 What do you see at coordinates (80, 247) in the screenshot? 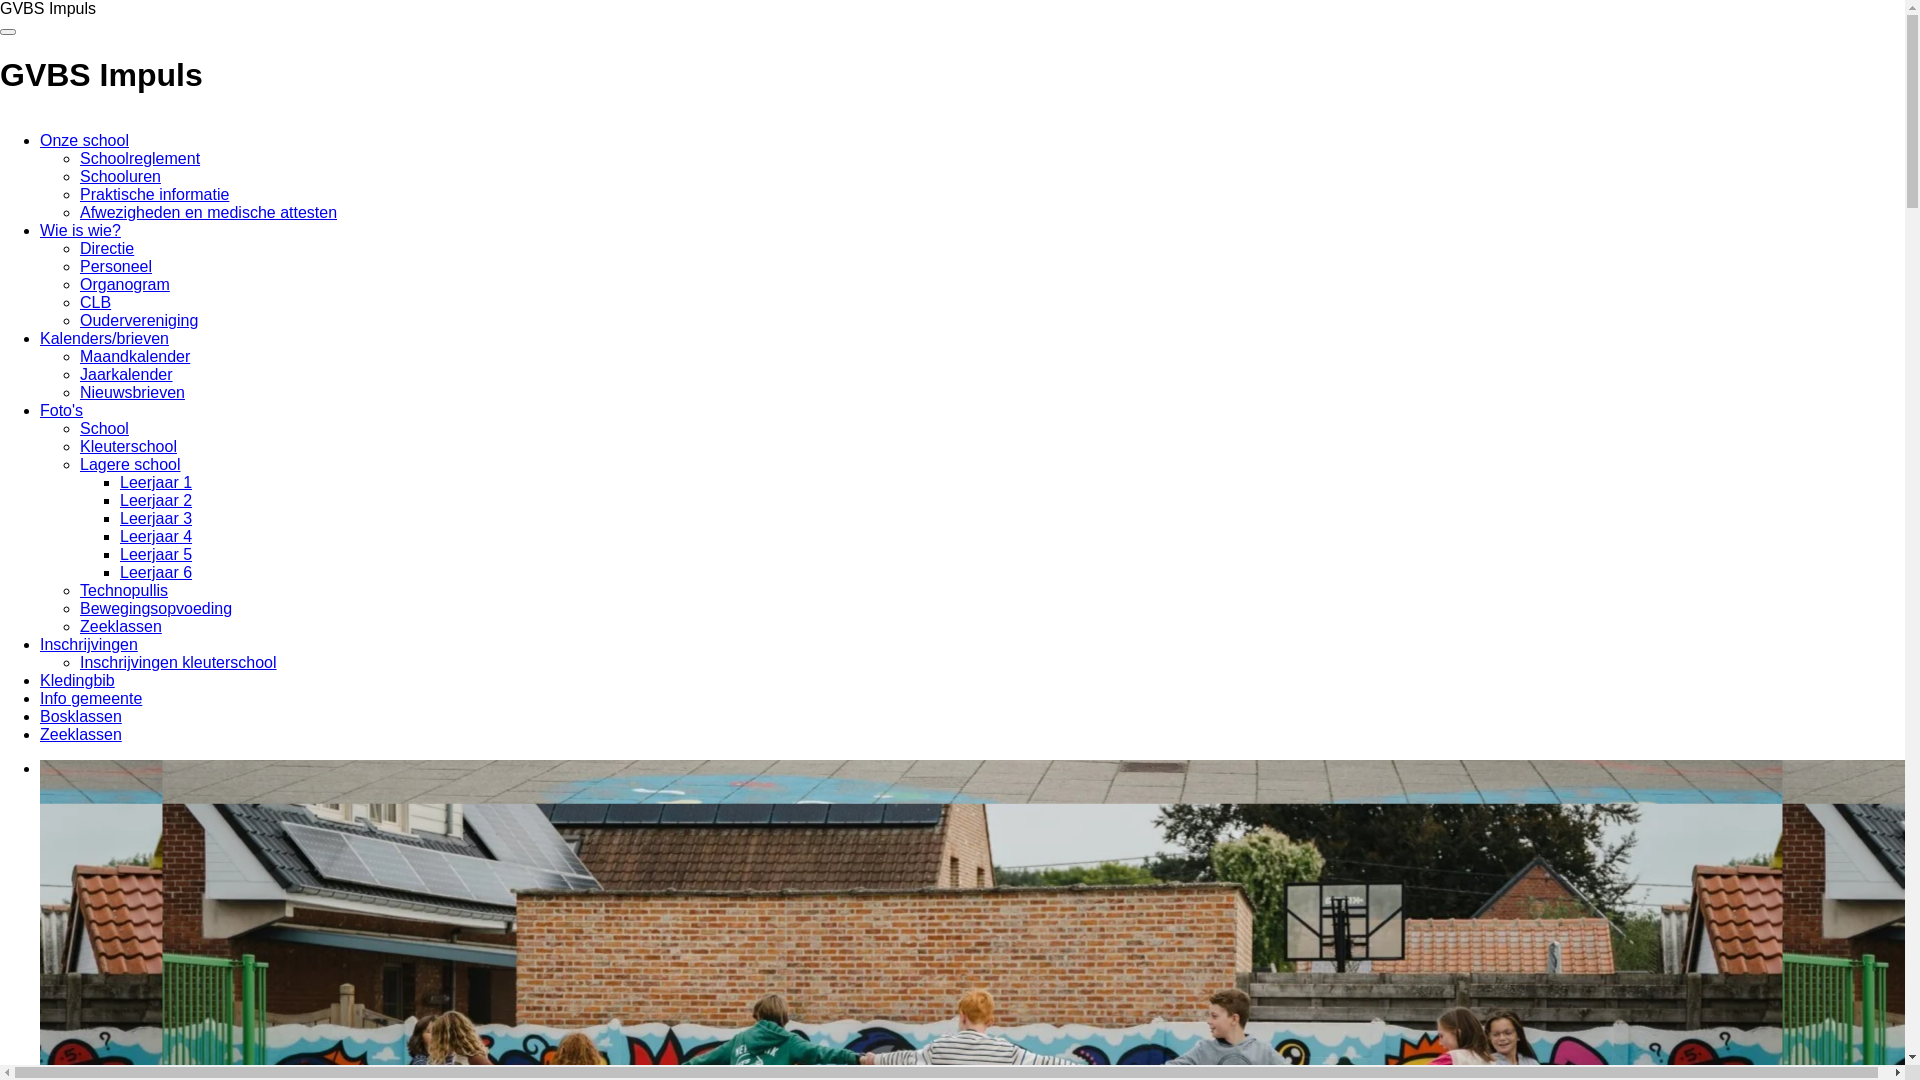
I see `'Directie'` at bounding box center [80, 247].